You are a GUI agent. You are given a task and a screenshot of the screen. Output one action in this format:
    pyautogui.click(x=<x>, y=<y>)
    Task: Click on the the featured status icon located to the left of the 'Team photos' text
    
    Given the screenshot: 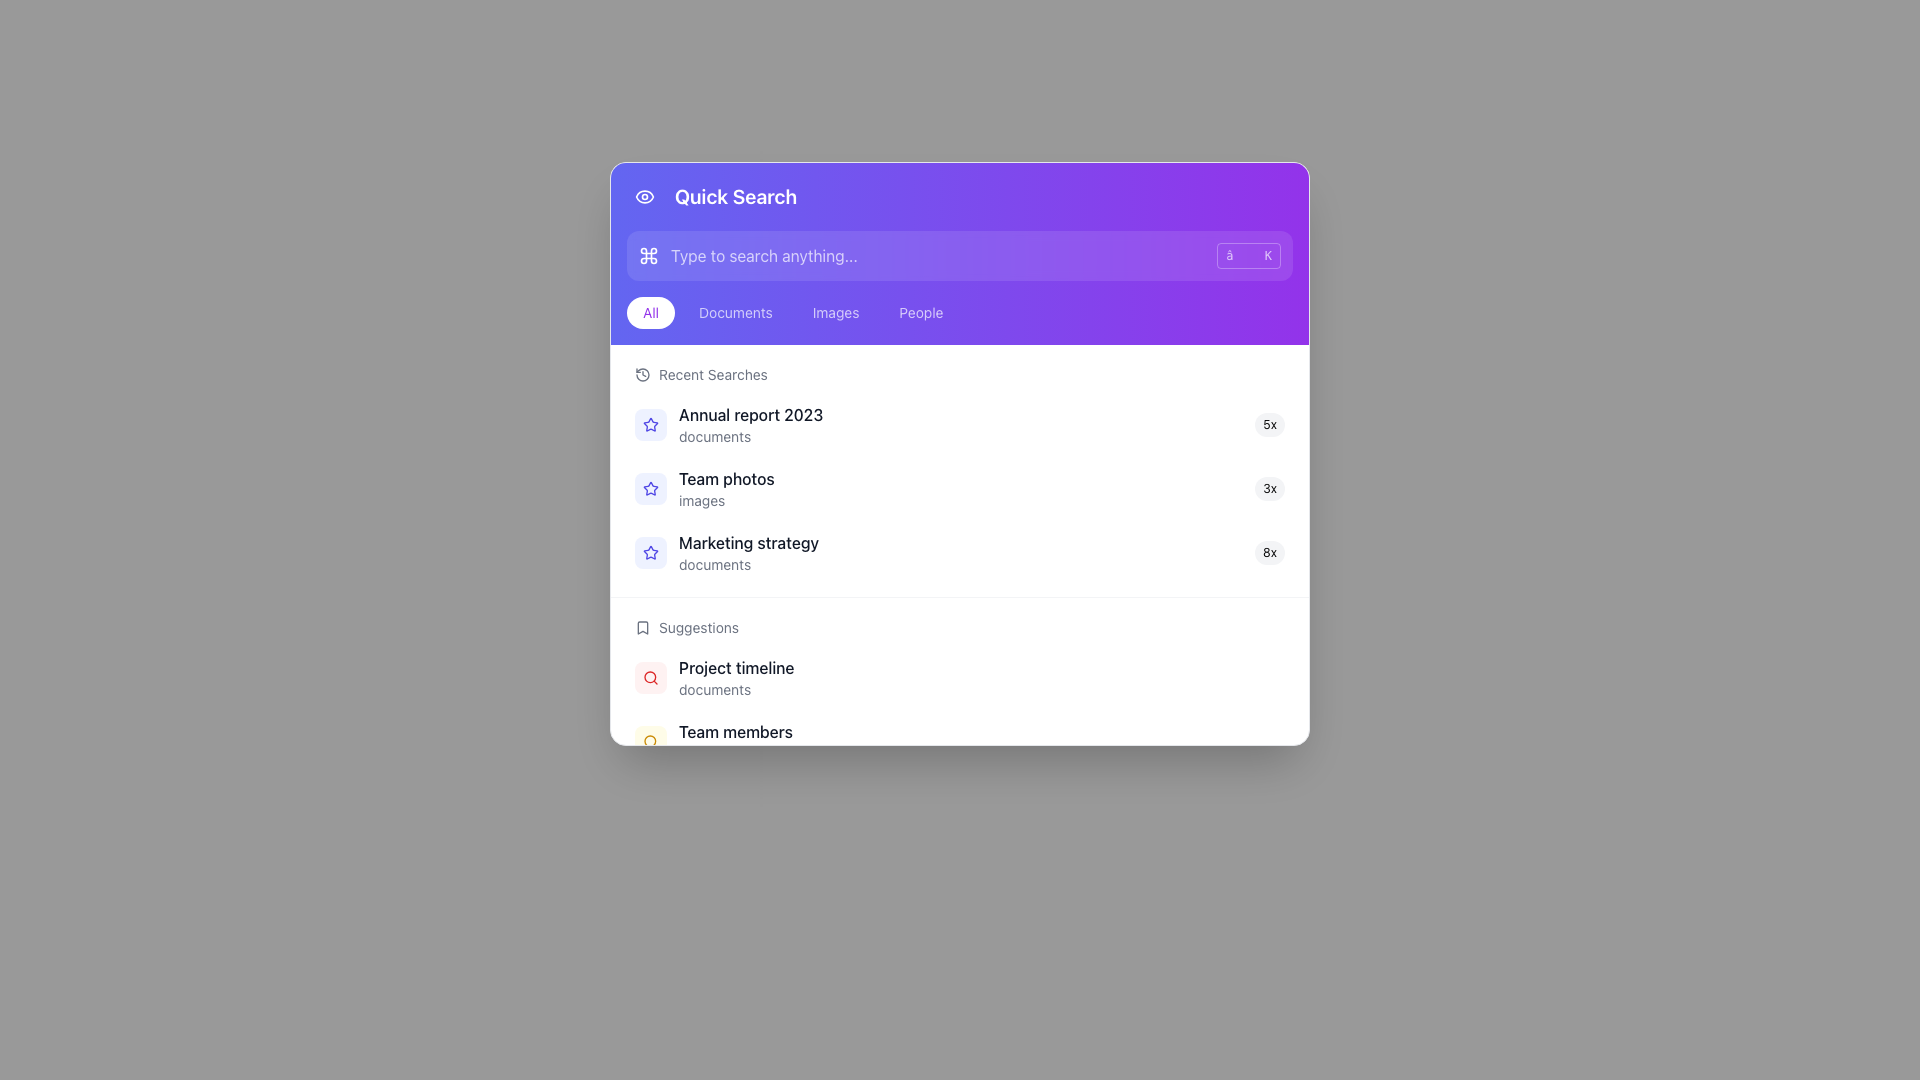 What is the action you would take?
    pyautogui.click(x=651, y=489)
    